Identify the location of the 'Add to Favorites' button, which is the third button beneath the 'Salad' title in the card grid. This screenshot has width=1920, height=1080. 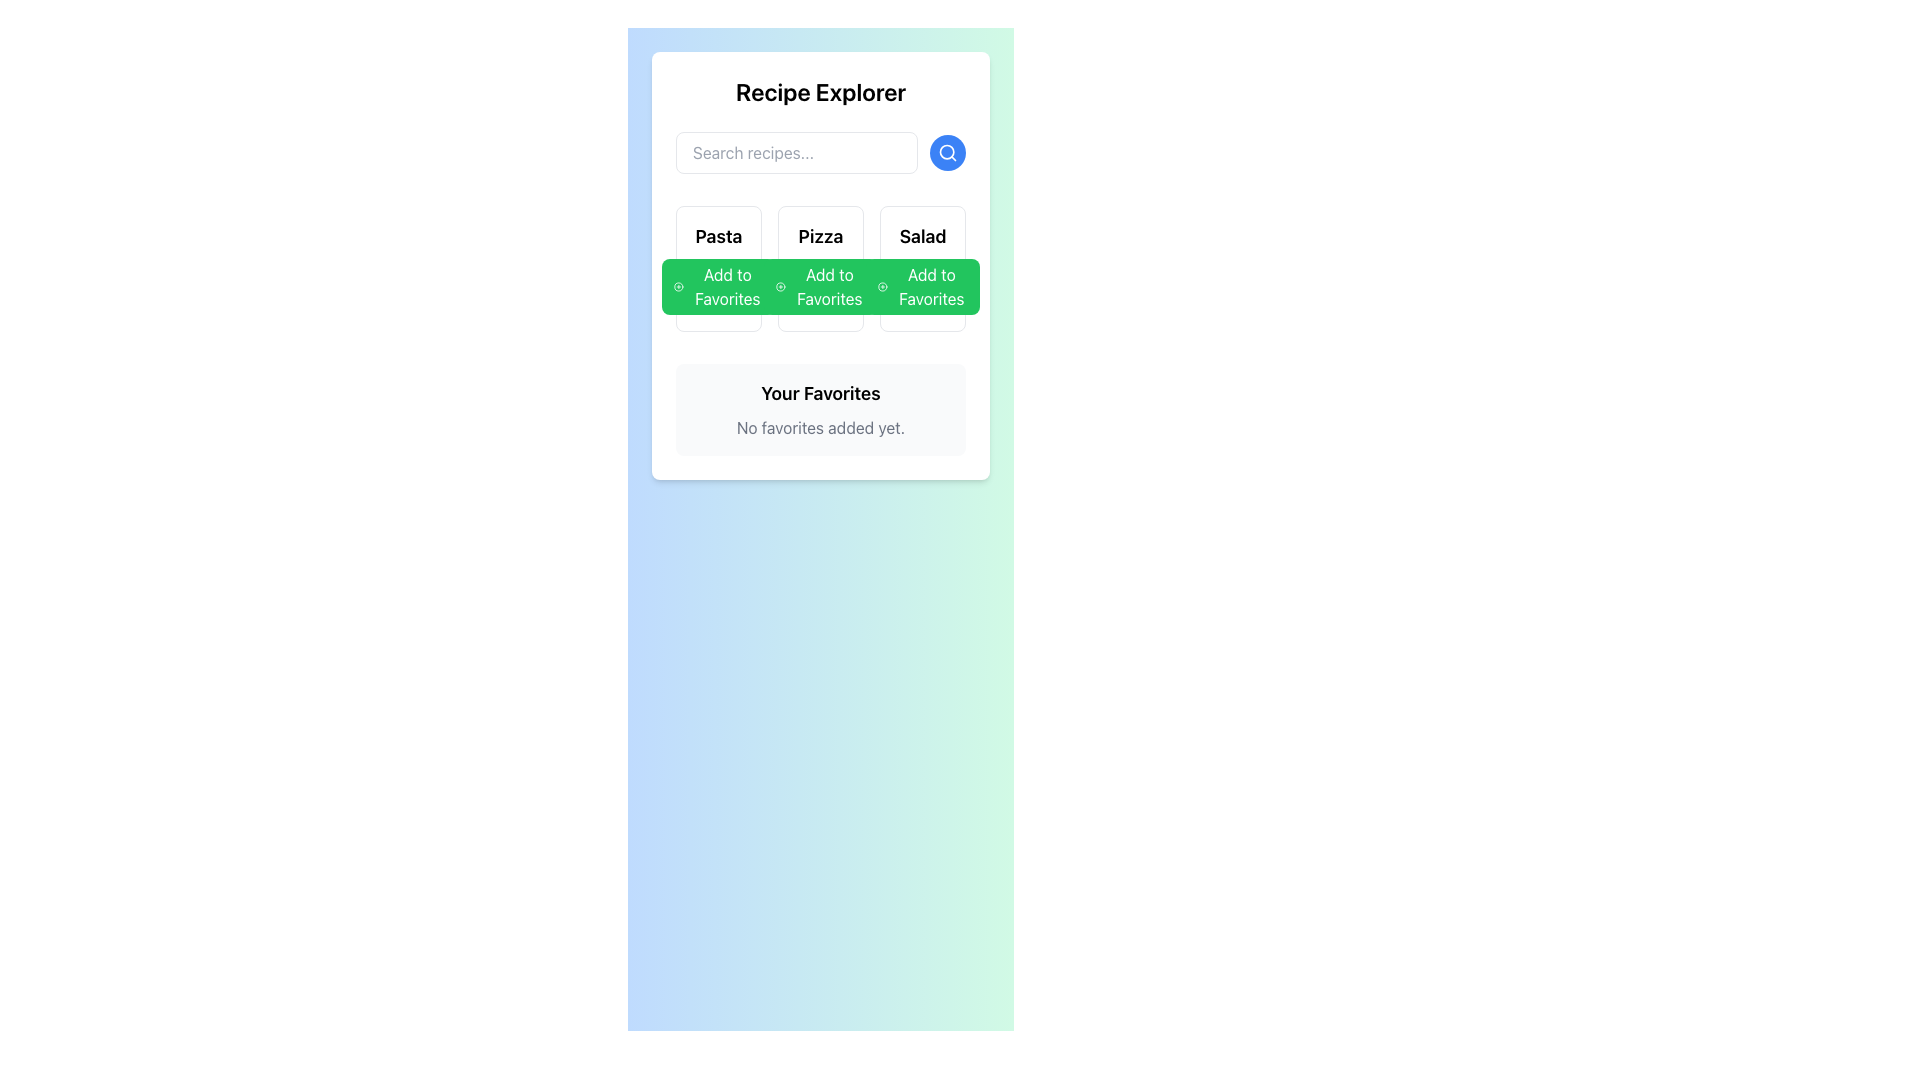
(921, 268).